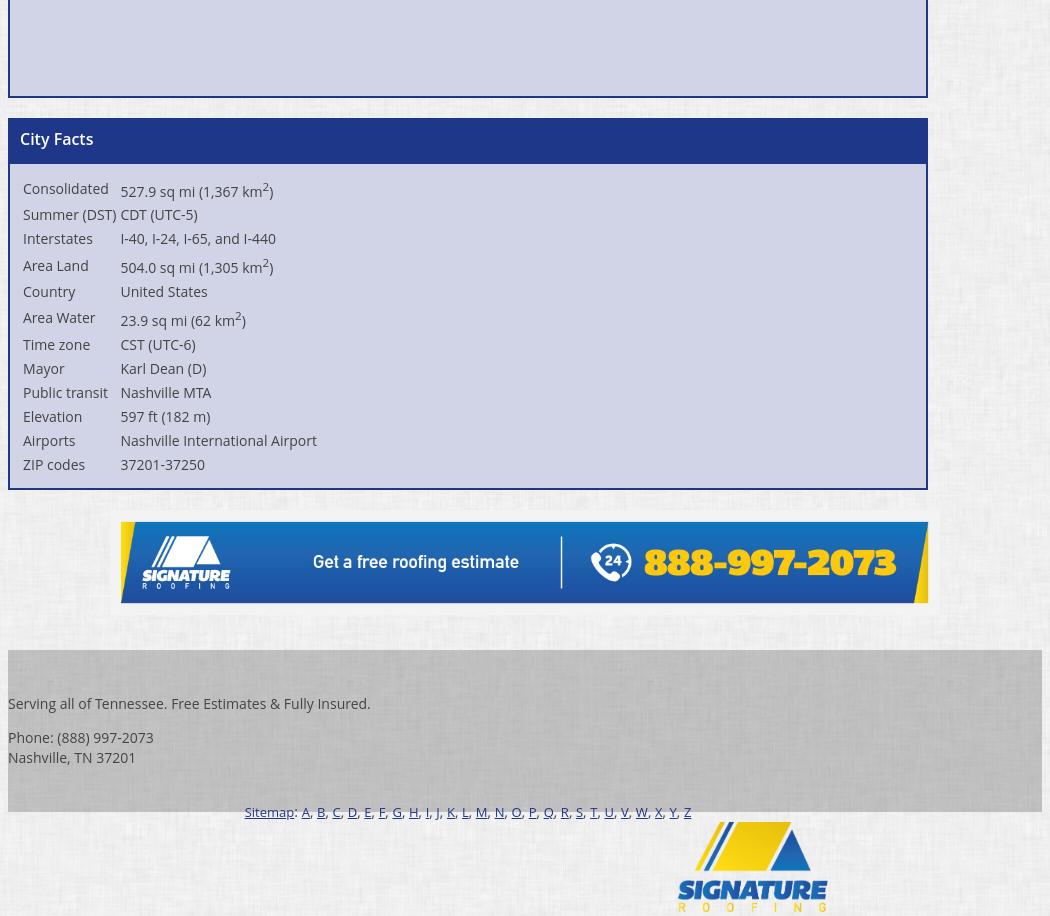 The width and height of the screenshot is (1050, 916). Describe the element at coordinates (58, 316) in the screenshot. I see `'Area Water'` at that location.